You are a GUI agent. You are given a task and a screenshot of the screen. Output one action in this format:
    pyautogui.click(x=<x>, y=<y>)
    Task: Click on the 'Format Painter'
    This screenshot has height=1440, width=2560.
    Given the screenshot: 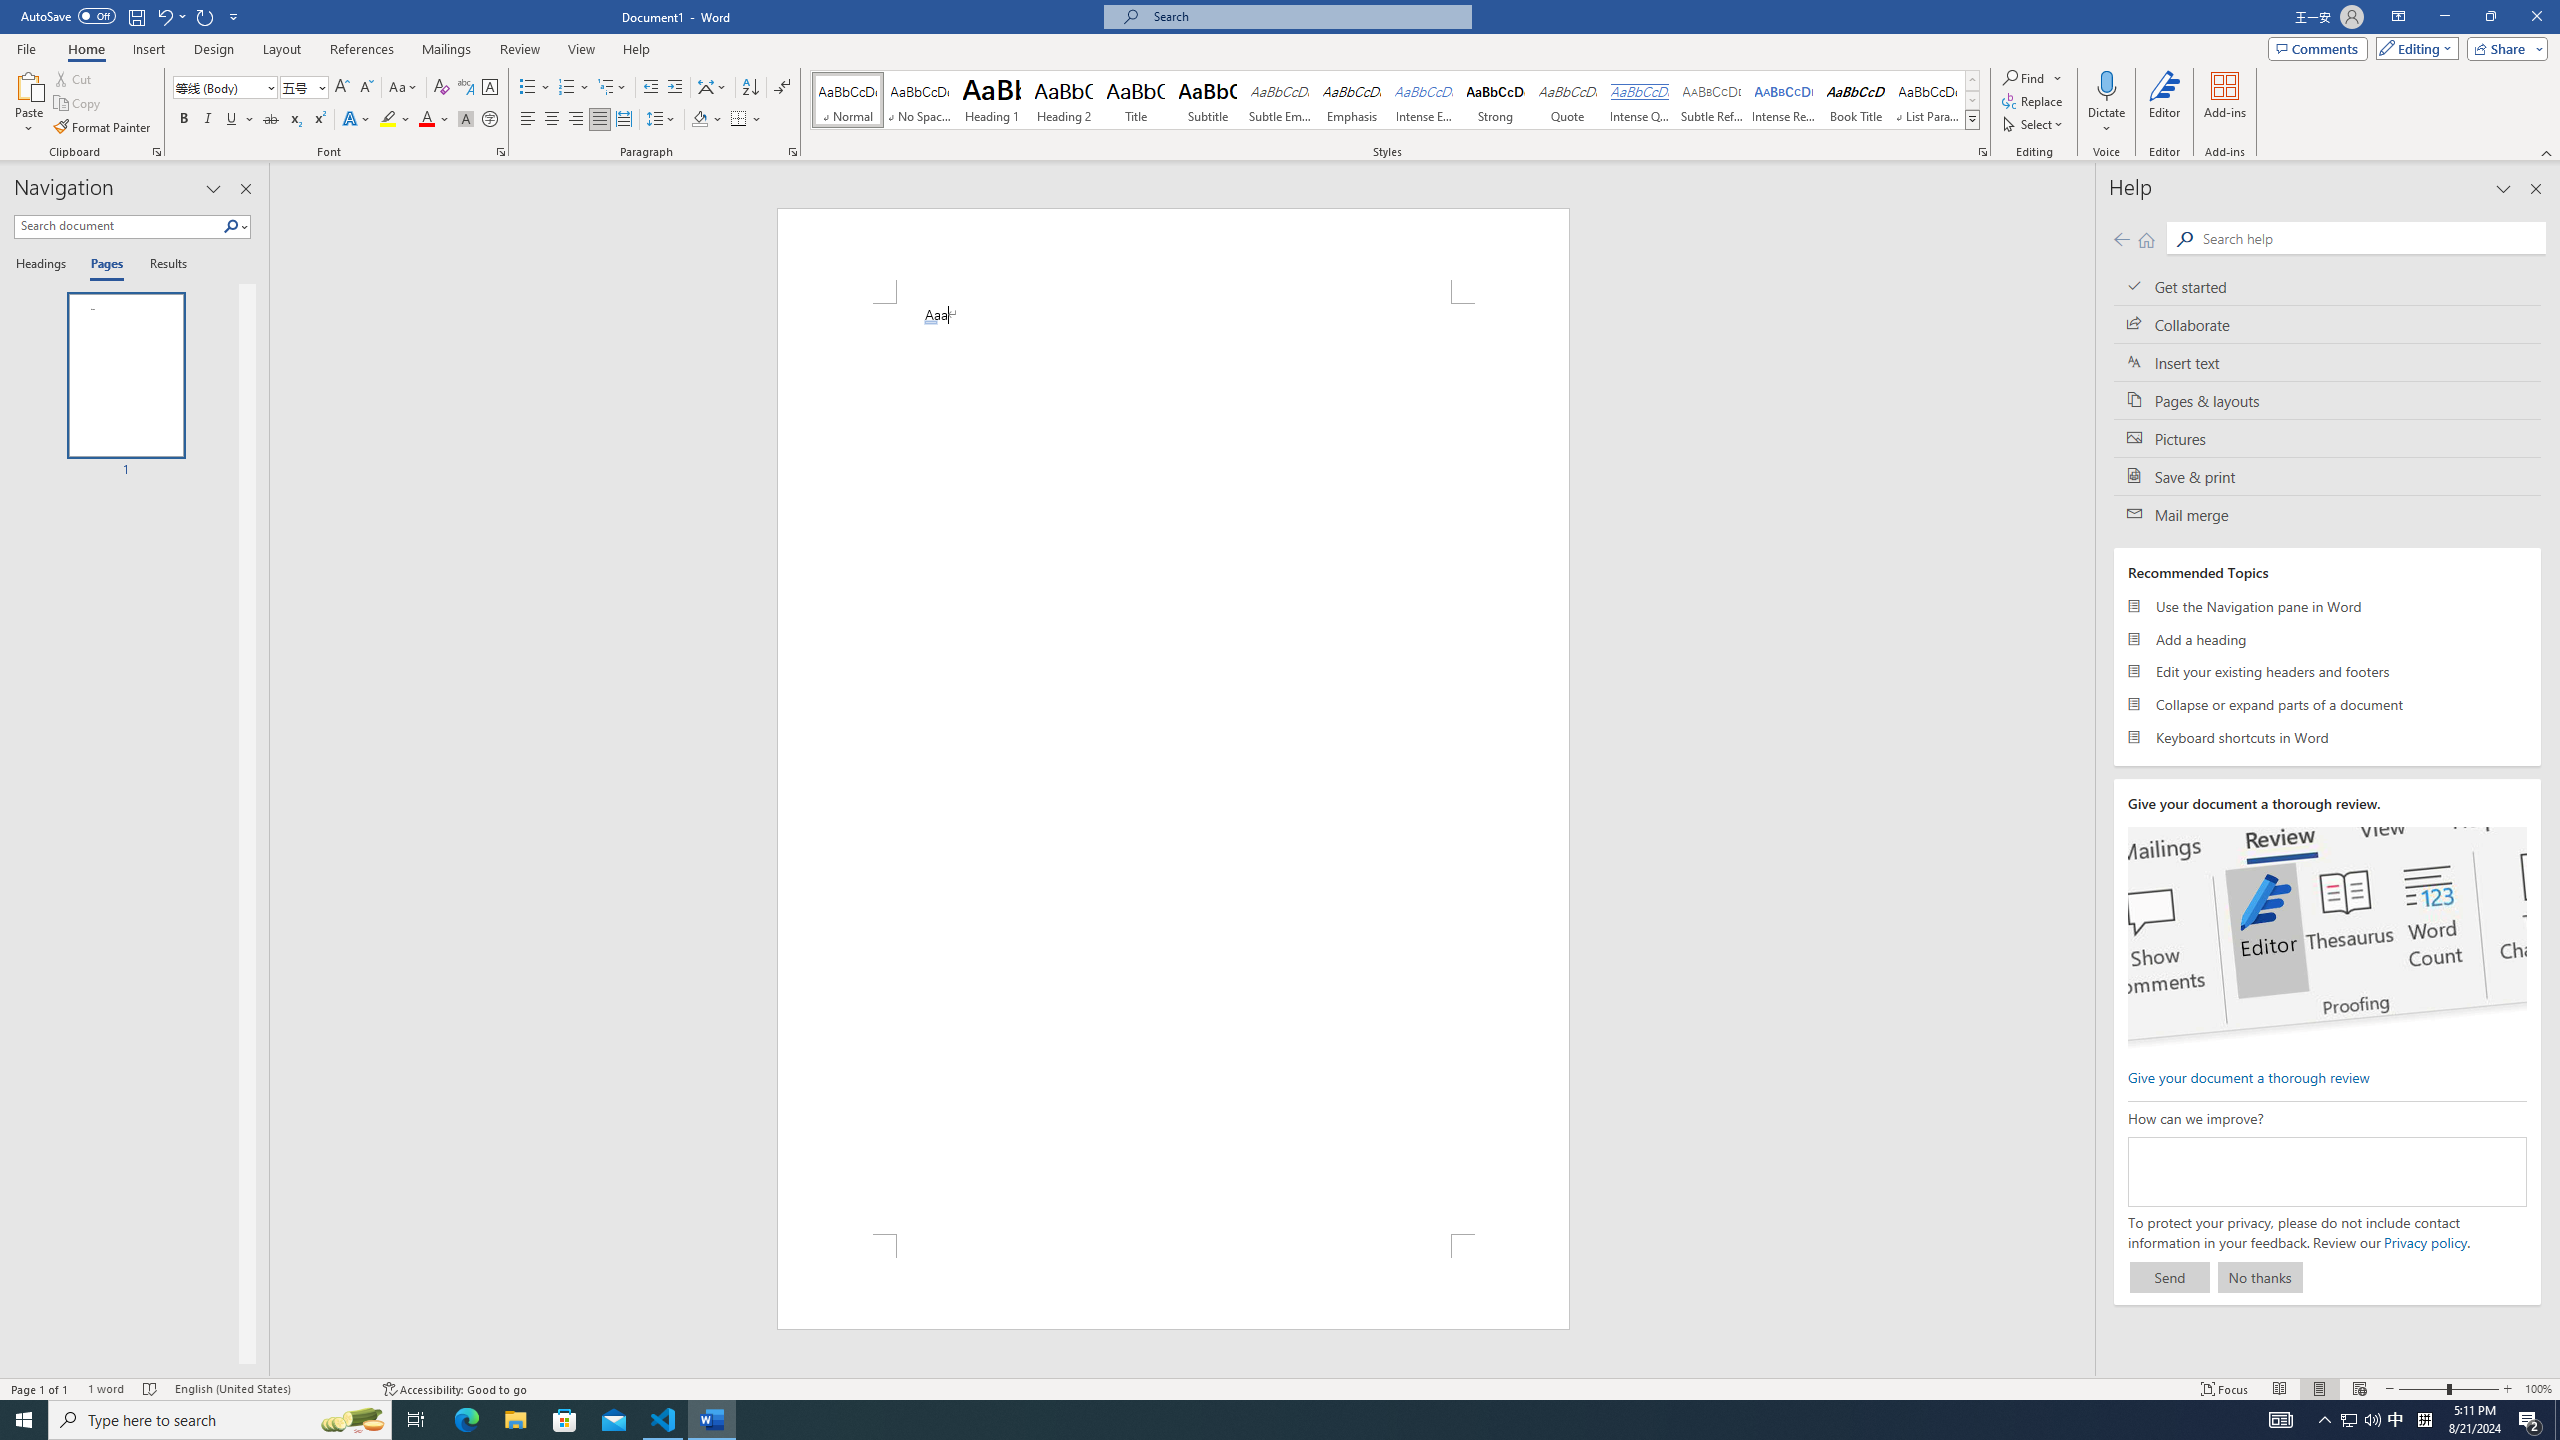 What is the action you would take?
    pyautogui.click(x=102, y=127)
    